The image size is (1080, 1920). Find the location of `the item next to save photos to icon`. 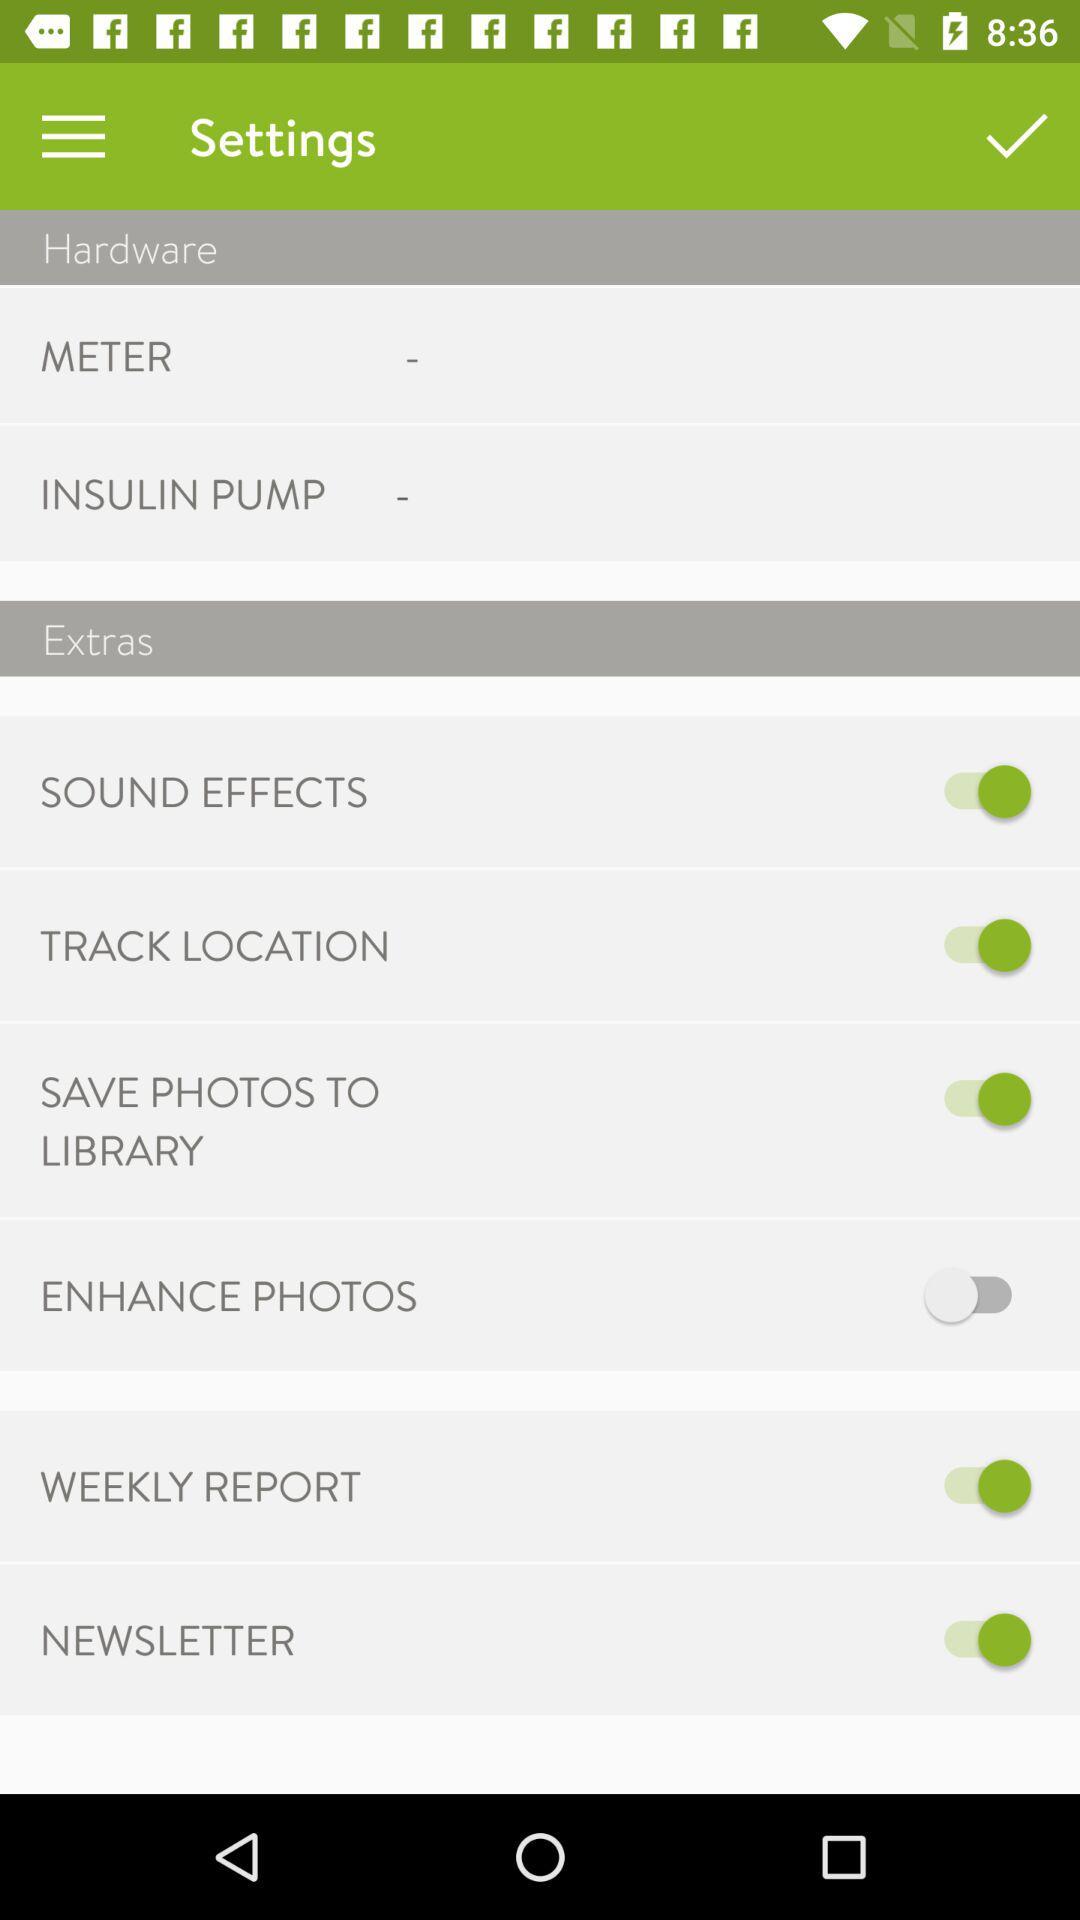

the item next to save photos to icon is located at coordinates (747, 1098).